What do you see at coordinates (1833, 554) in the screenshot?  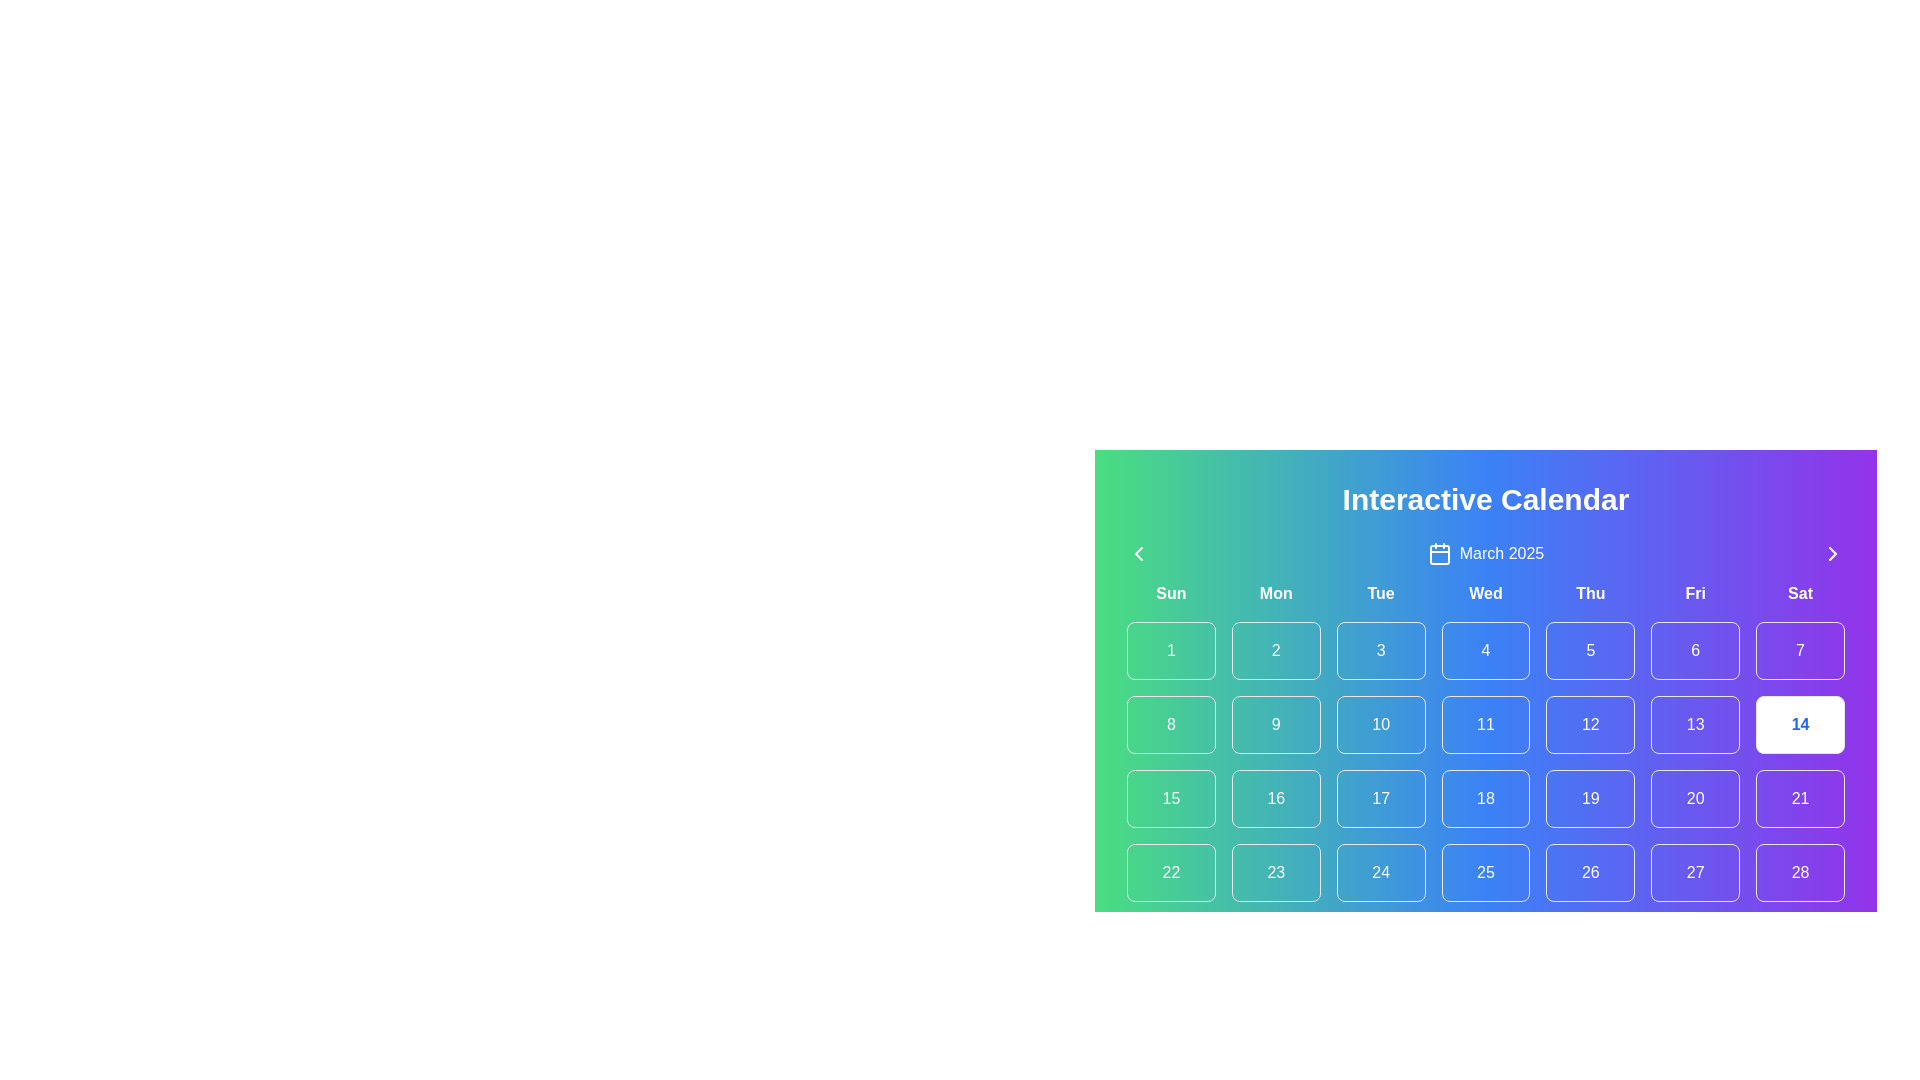 I see `the navigation icon in the top-right corner of the calendar interface` at bounding box center [1833, 554].